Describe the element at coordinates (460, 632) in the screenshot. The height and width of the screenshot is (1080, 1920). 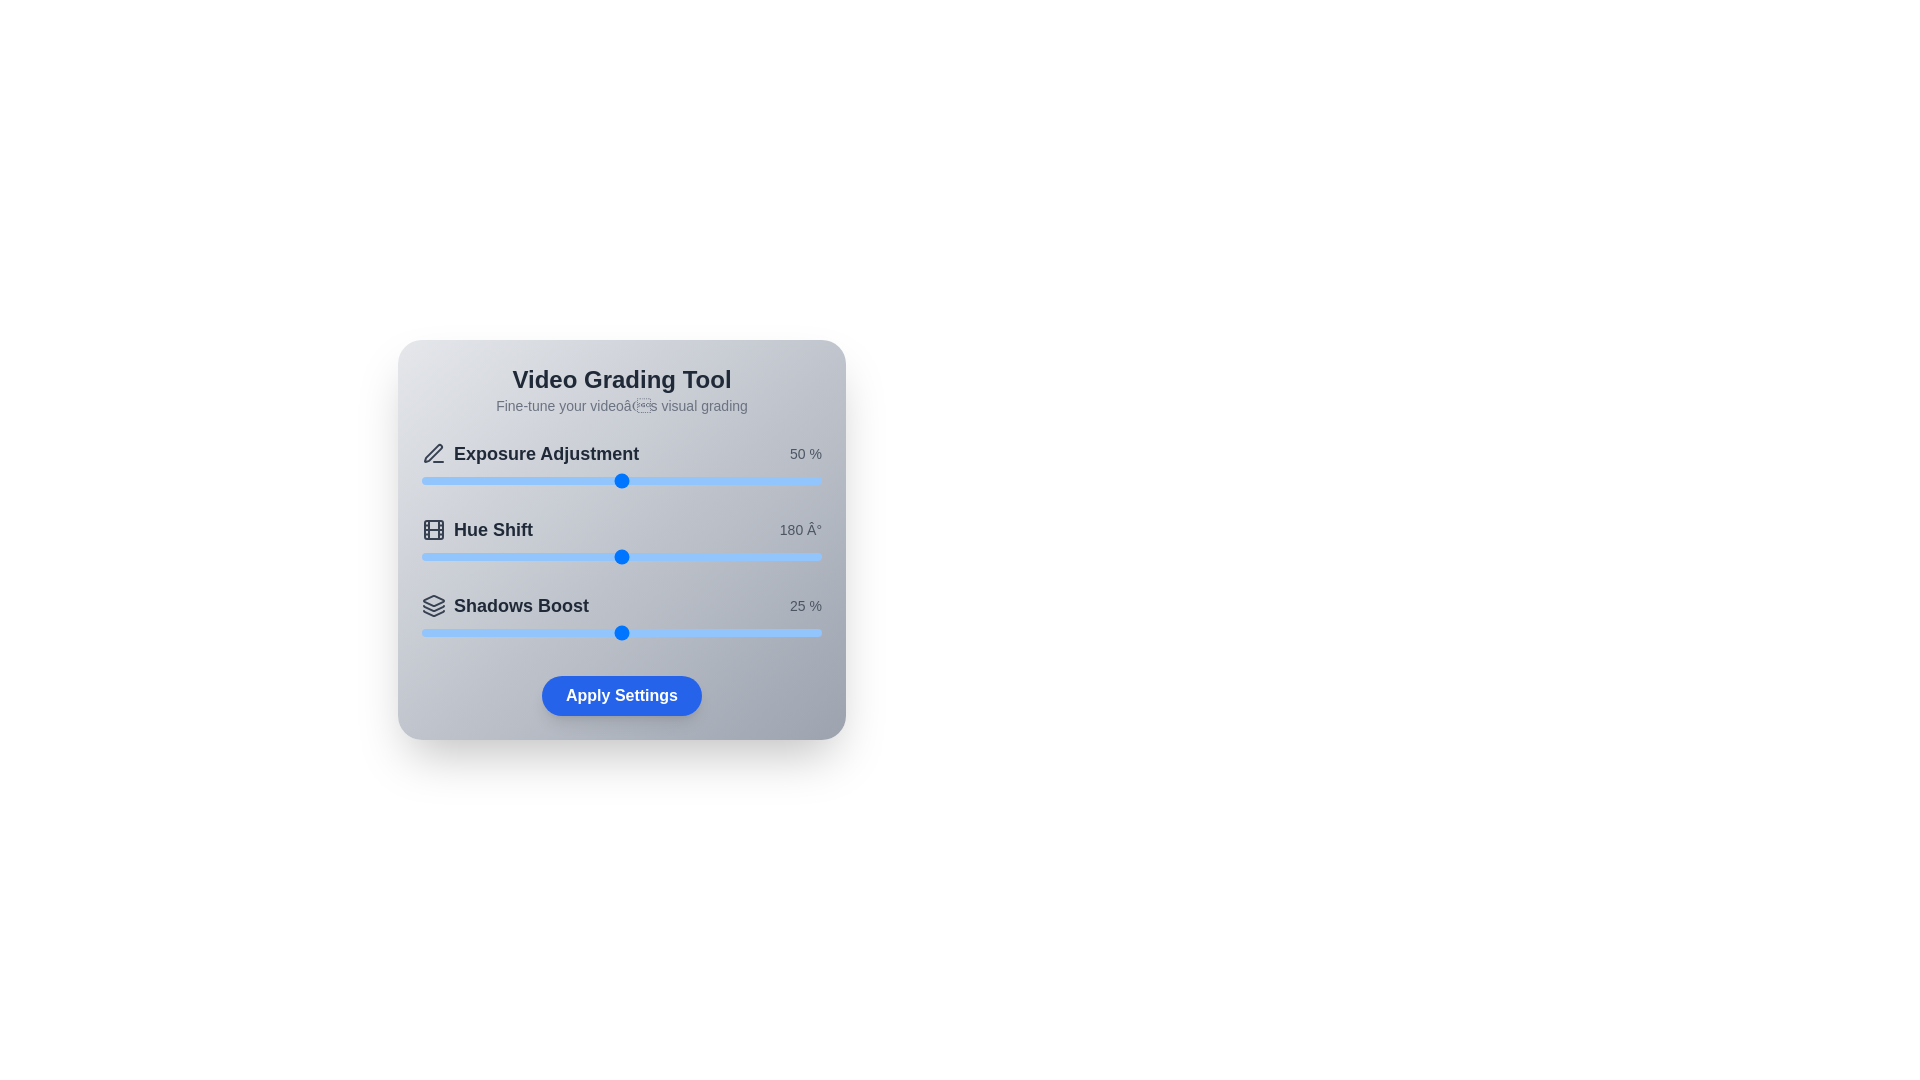
I see `the 'Shadows Boost' slider` at that location.